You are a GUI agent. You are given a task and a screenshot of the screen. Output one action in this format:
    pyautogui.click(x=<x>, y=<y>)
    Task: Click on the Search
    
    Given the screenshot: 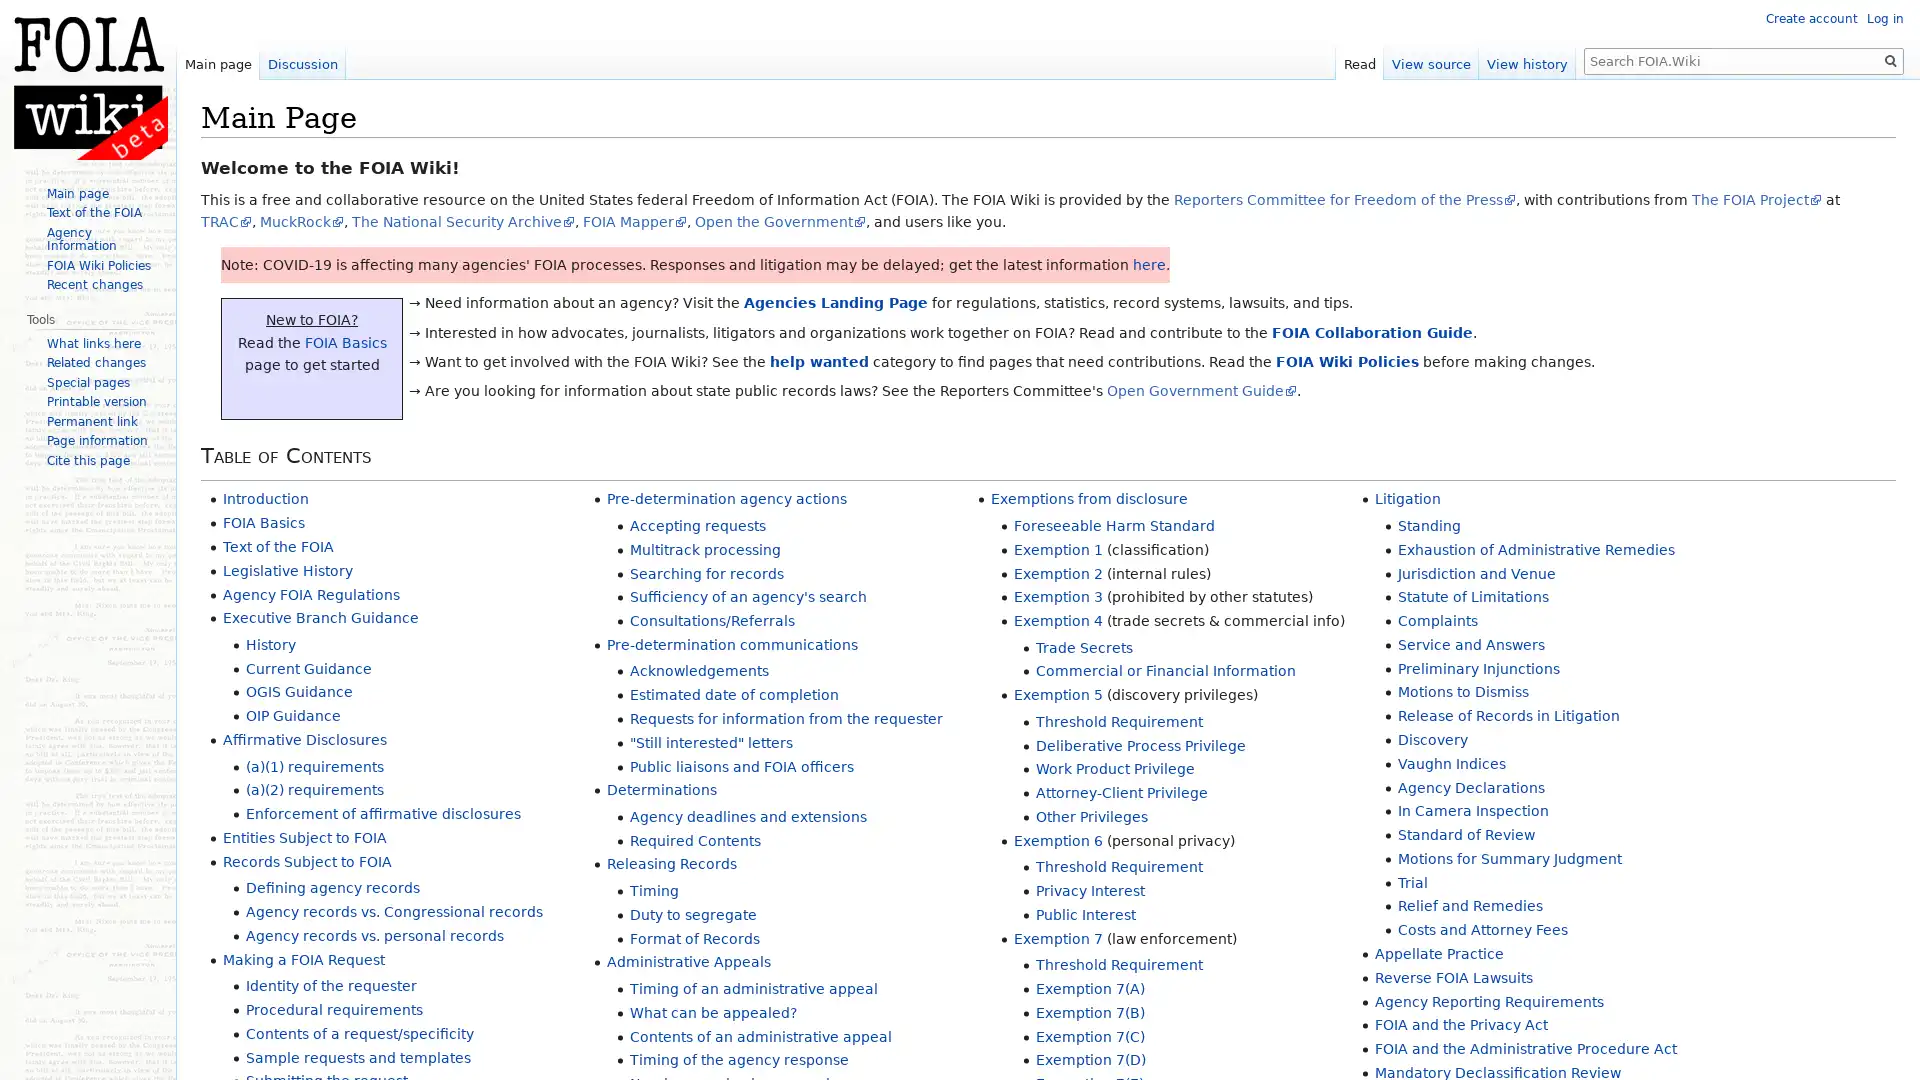 What is the action you would take?
    pyautogui.click(x=1890, y=60)
    